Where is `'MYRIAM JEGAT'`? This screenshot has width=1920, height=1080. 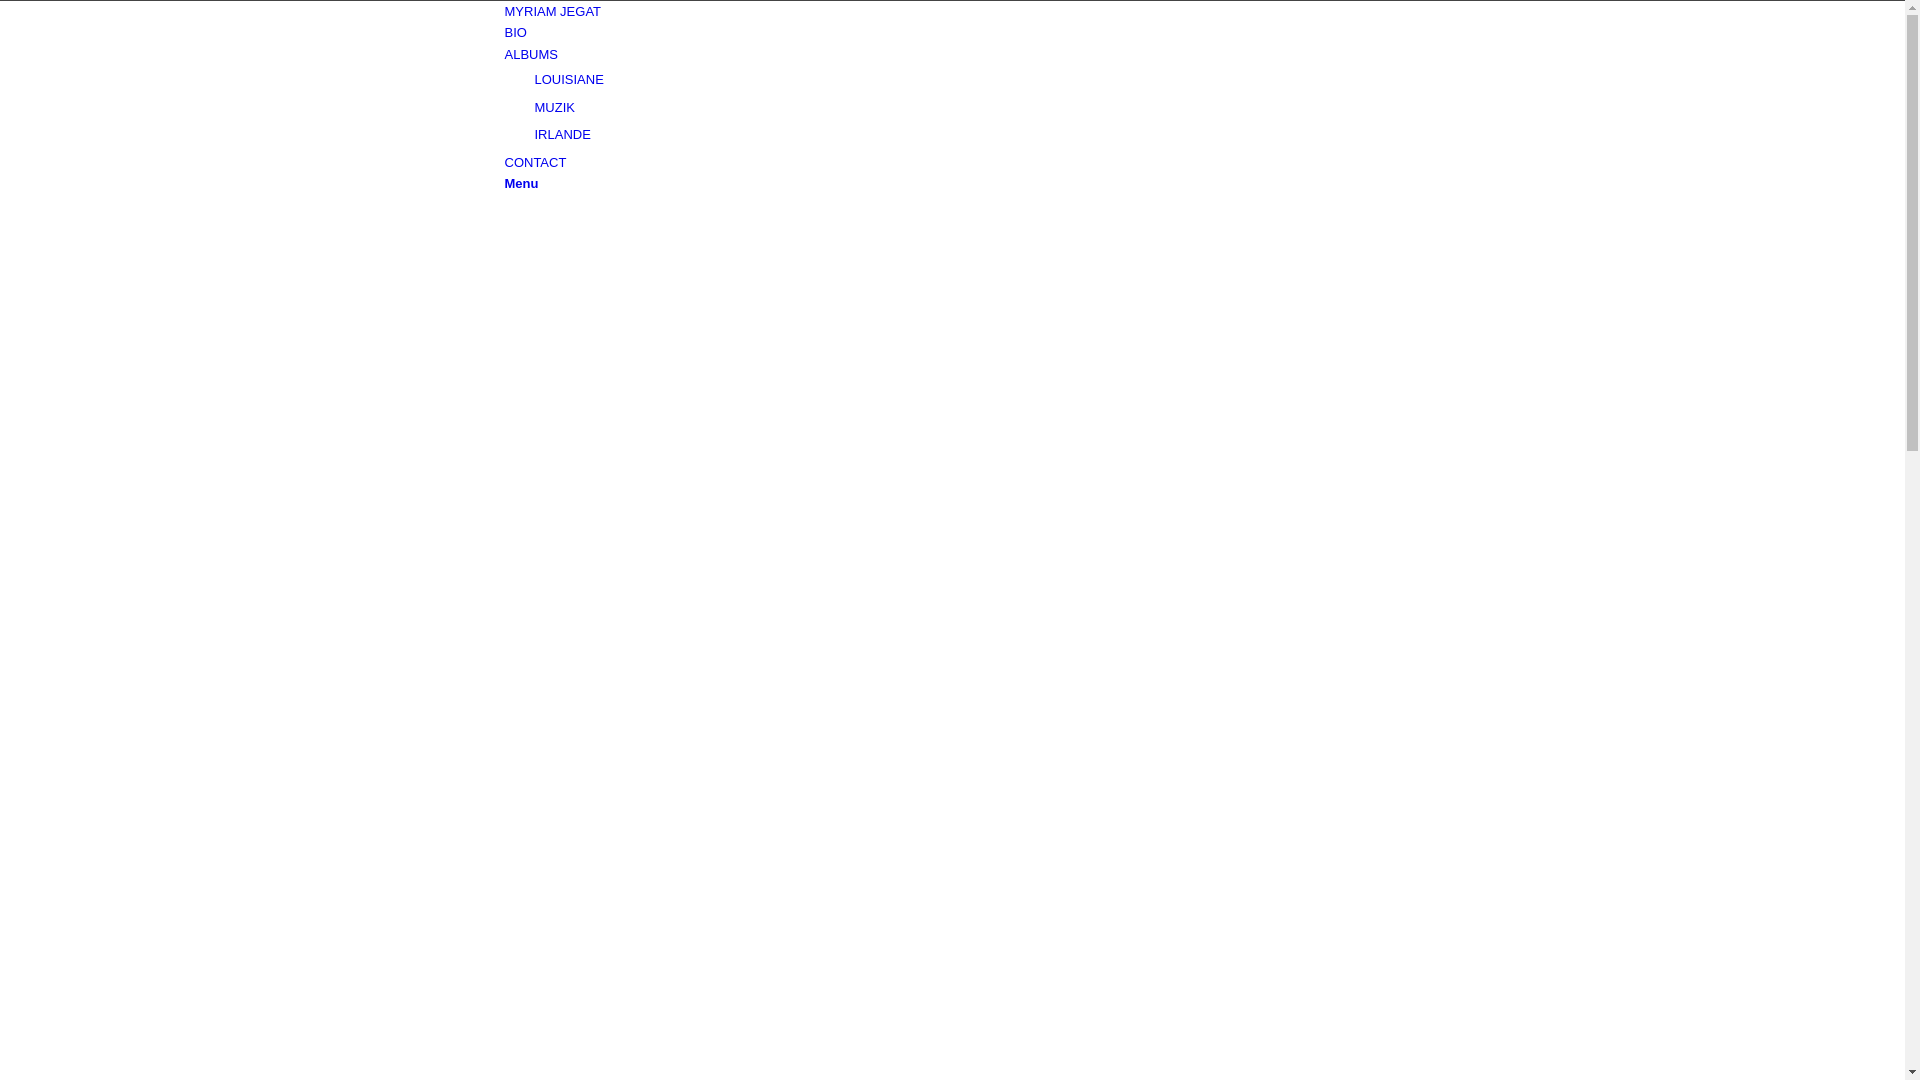 'MYRIAM JEGAT' is located at coordinates (504, 11).